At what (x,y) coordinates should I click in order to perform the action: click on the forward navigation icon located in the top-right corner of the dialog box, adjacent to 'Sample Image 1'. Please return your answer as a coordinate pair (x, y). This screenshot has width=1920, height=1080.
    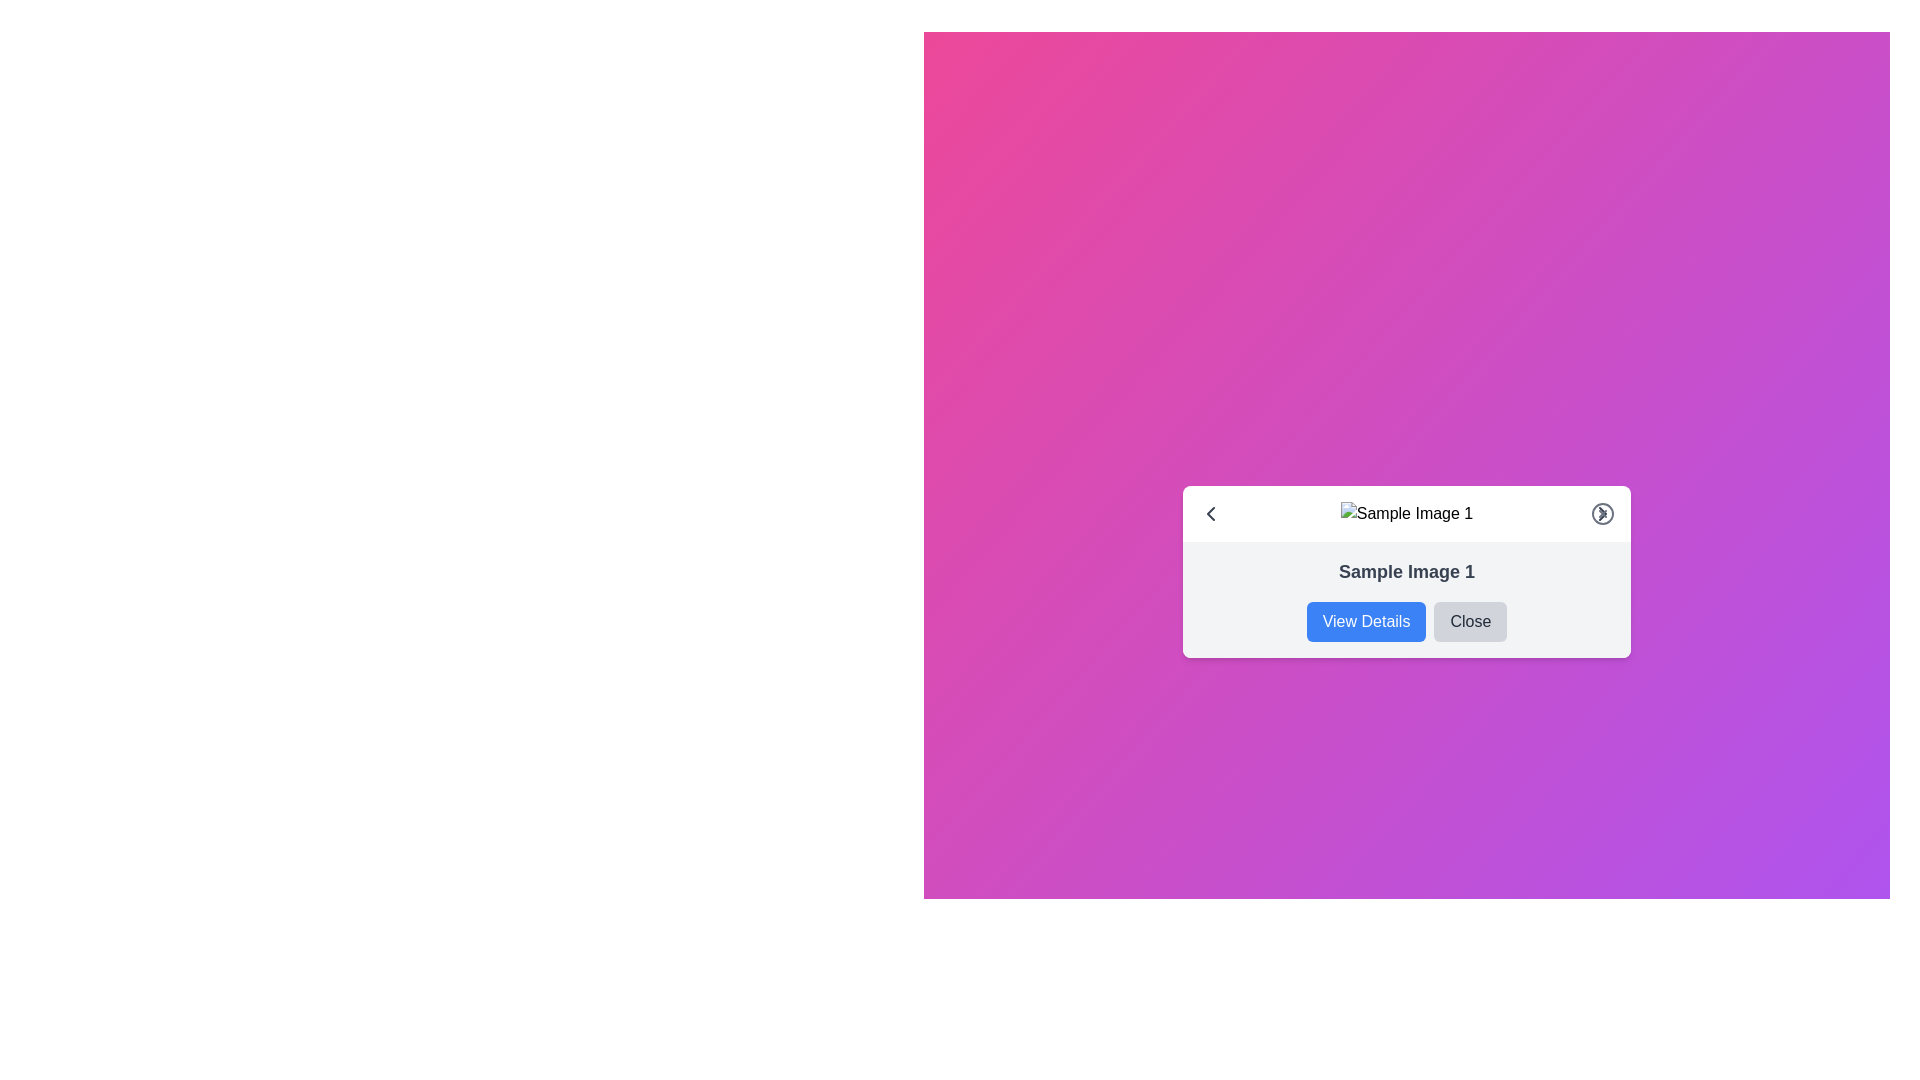
    Looking at the image, I should click on (1603, 512).